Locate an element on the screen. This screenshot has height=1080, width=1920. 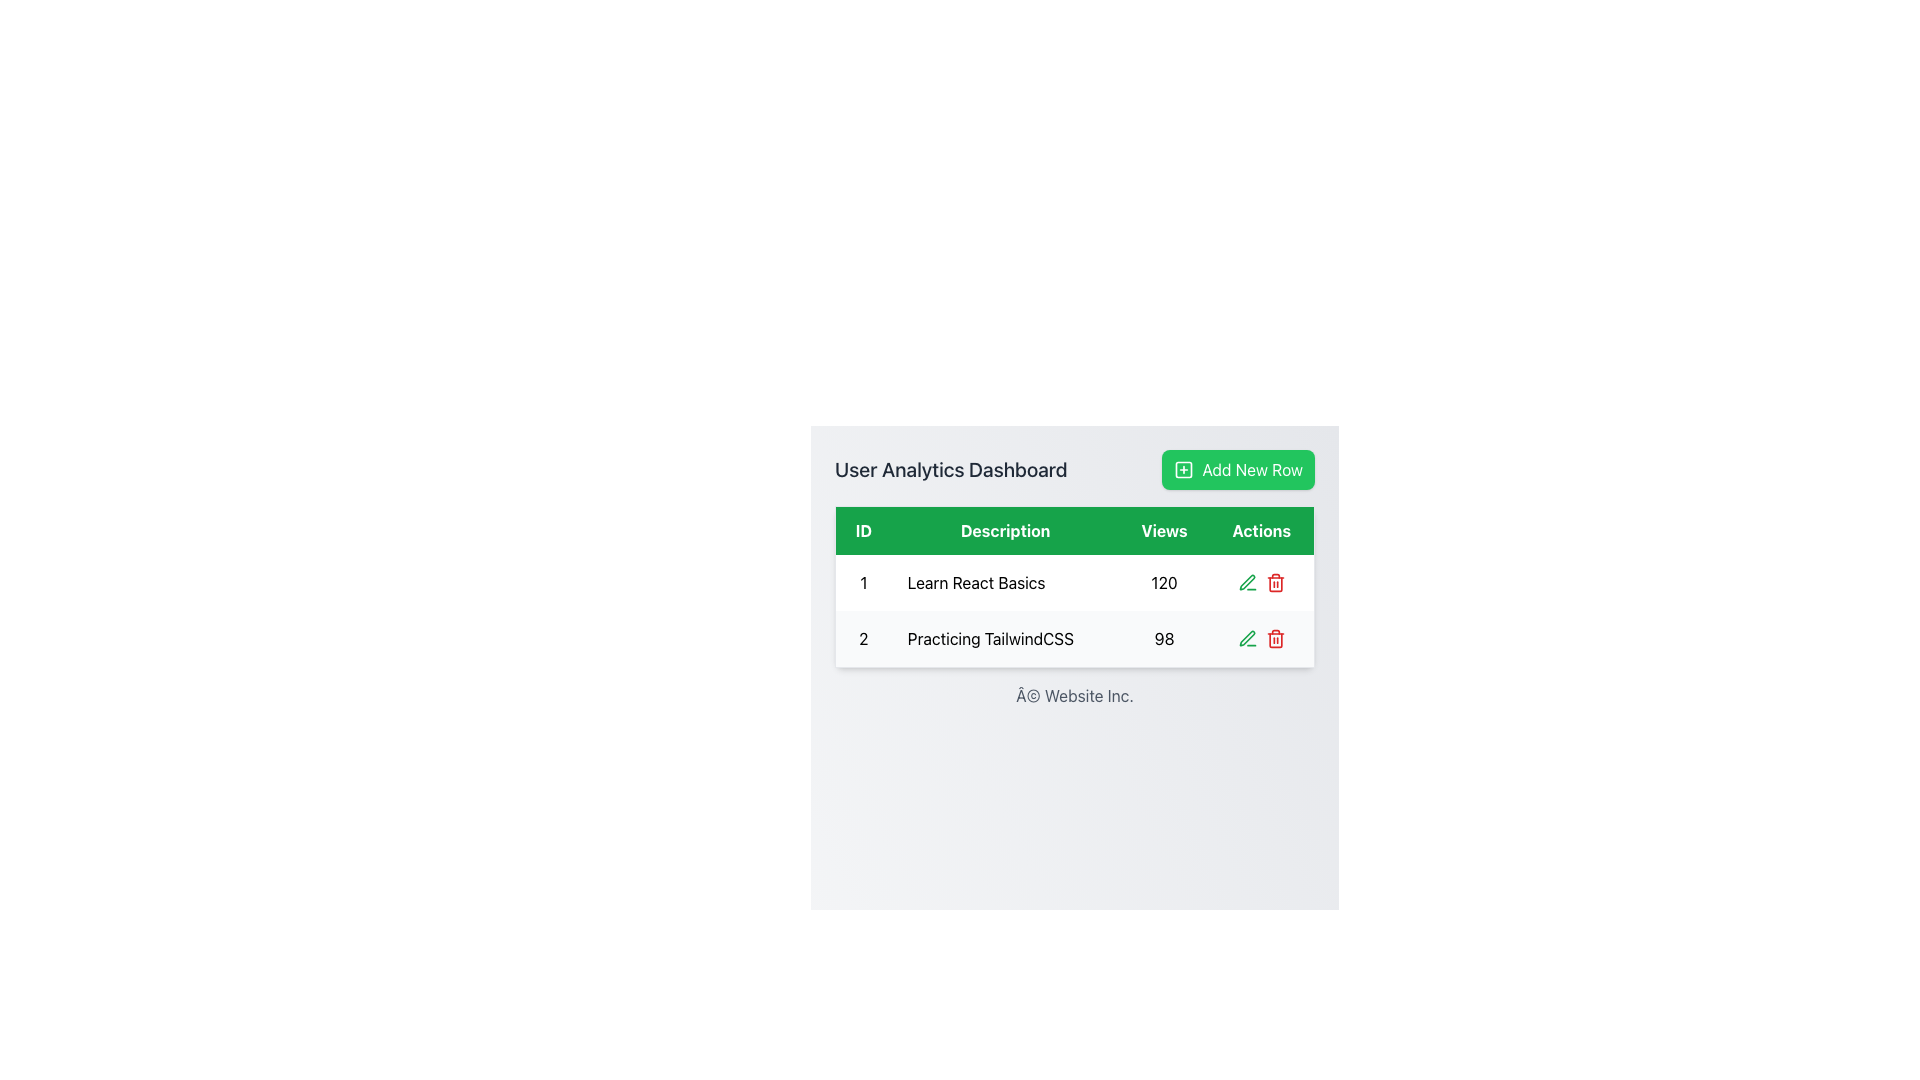
the static text label that serves as the header for the 'Views' column in the table, which is the third header in the row is located at coordinates (1164, 529).